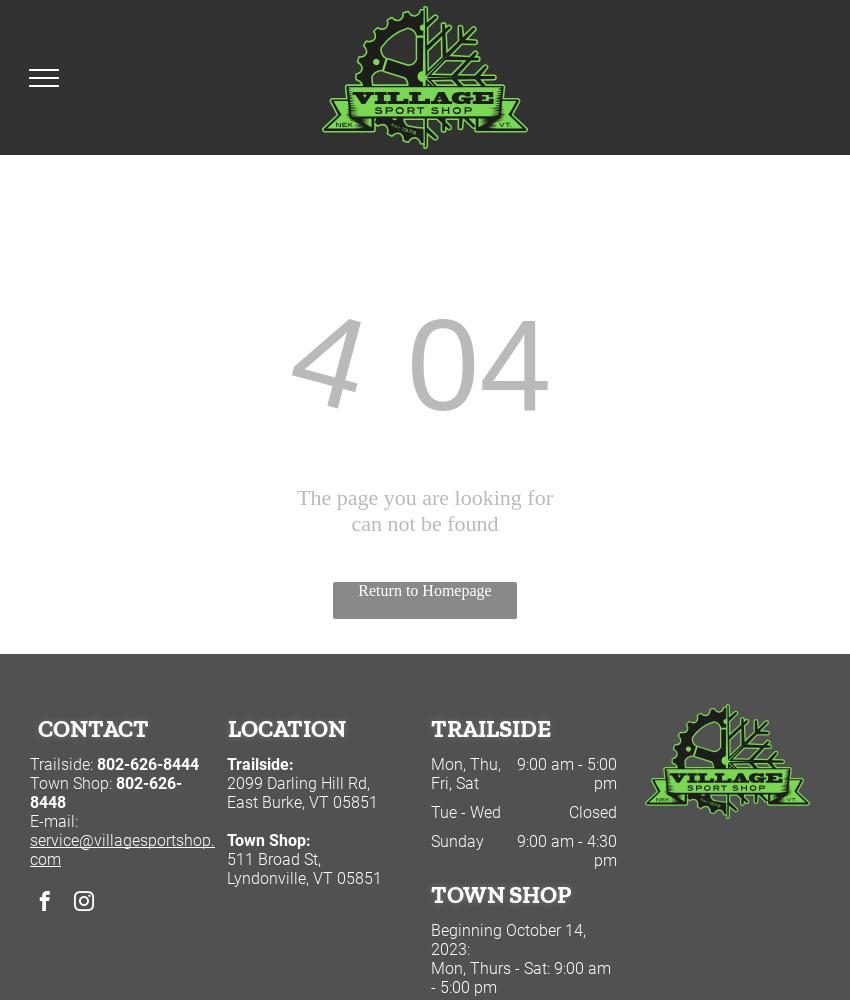  Describe the element at coordinates (507, 939) in the screenshot. I see `'Beginning October 14, 2023:'` at that location.